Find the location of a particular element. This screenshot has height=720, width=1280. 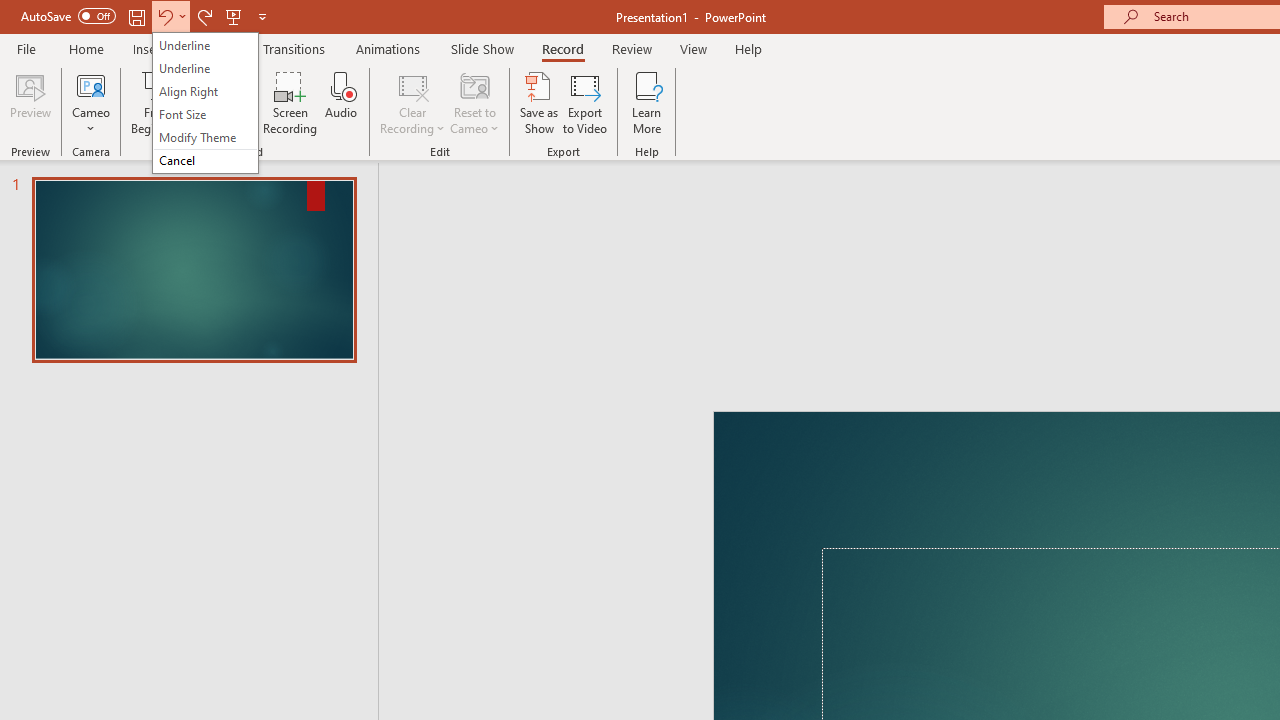

'Clear Recording' is located at coordinates (411, 103).